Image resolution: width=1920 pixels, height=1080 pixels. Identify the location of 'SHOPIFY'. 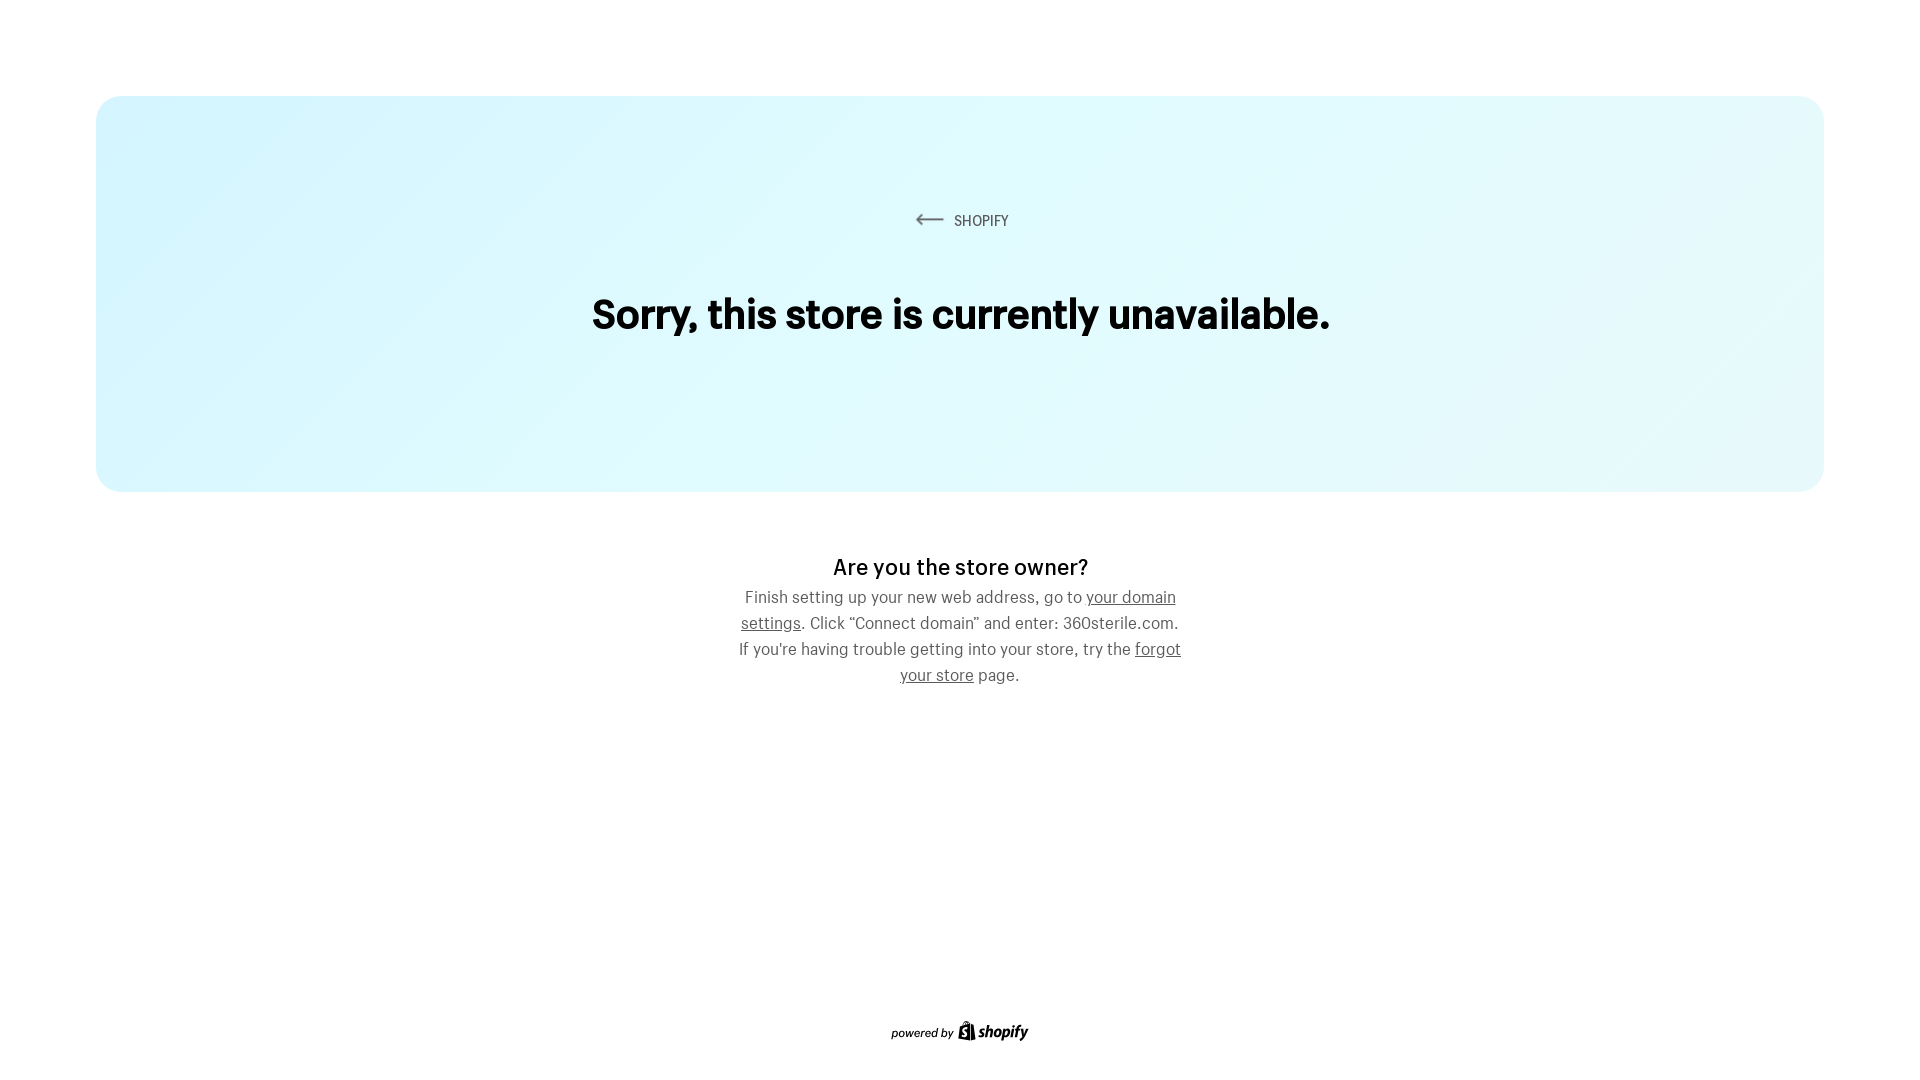
(960, 220).